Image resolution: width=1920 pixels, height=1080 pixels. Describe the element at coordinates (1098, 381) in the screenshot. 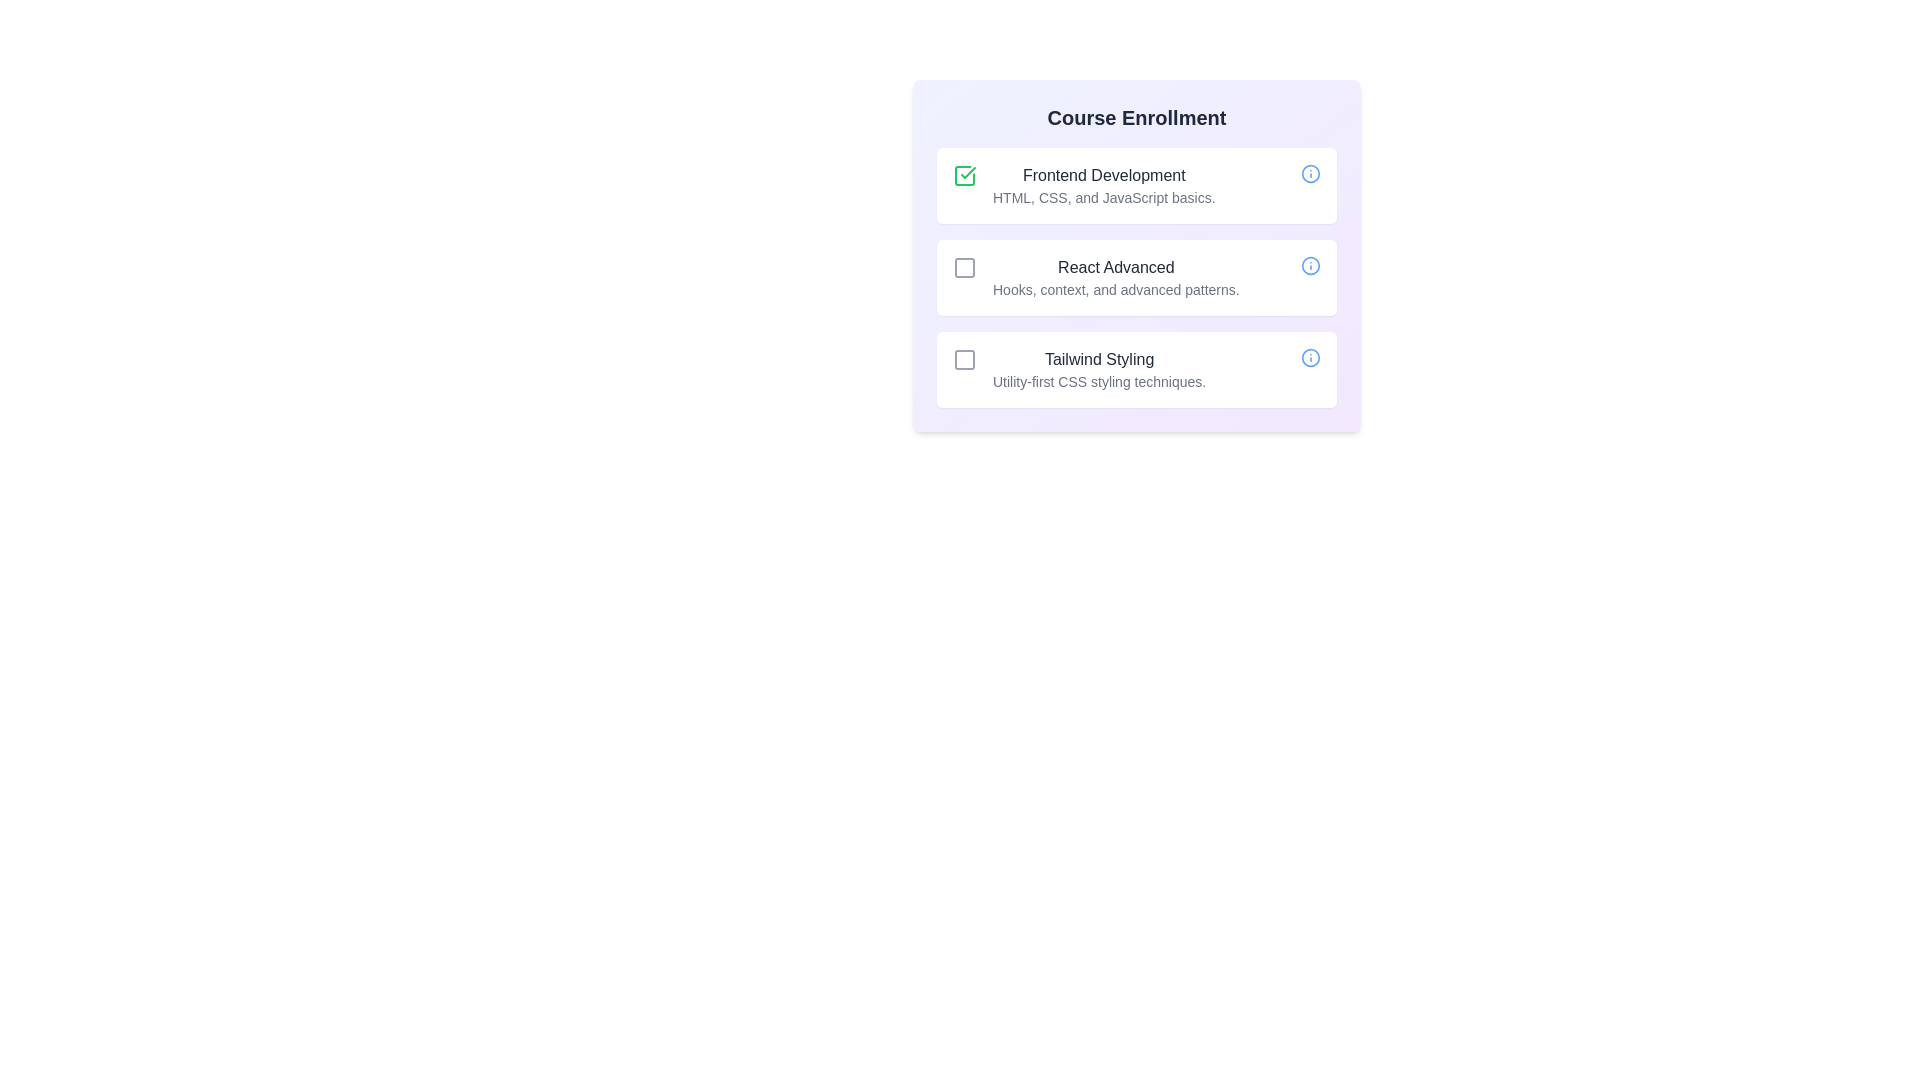

I see `text label containing the phrase 'Utility-first CSS styling techniques.' that is positioned below the title 'Tailwind Styling.'` at that location.